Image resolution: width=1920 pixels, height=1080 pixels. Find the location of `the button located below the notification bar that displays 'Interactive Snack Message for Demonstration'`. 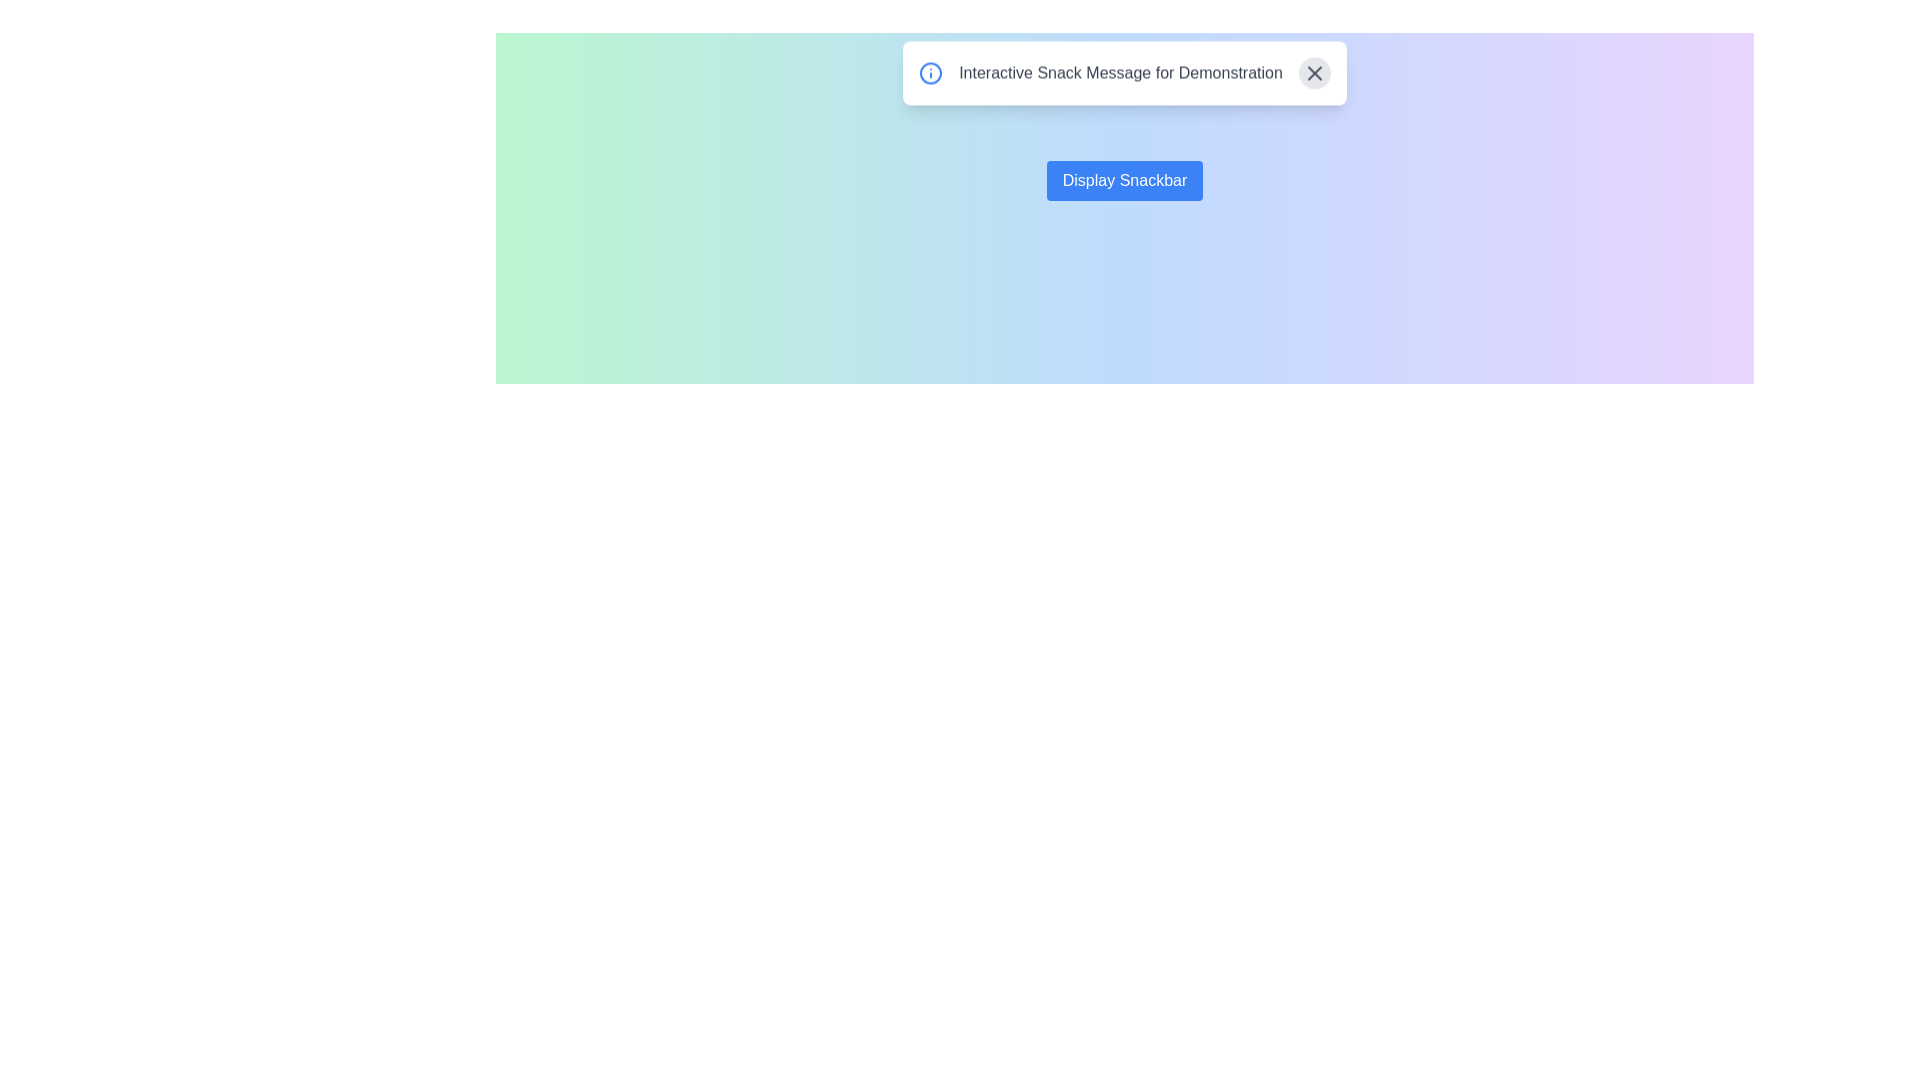

the button located below the notification bar that displays 'Interactive Snack Message for Demonstration' is located at coordinates (1124, 181).